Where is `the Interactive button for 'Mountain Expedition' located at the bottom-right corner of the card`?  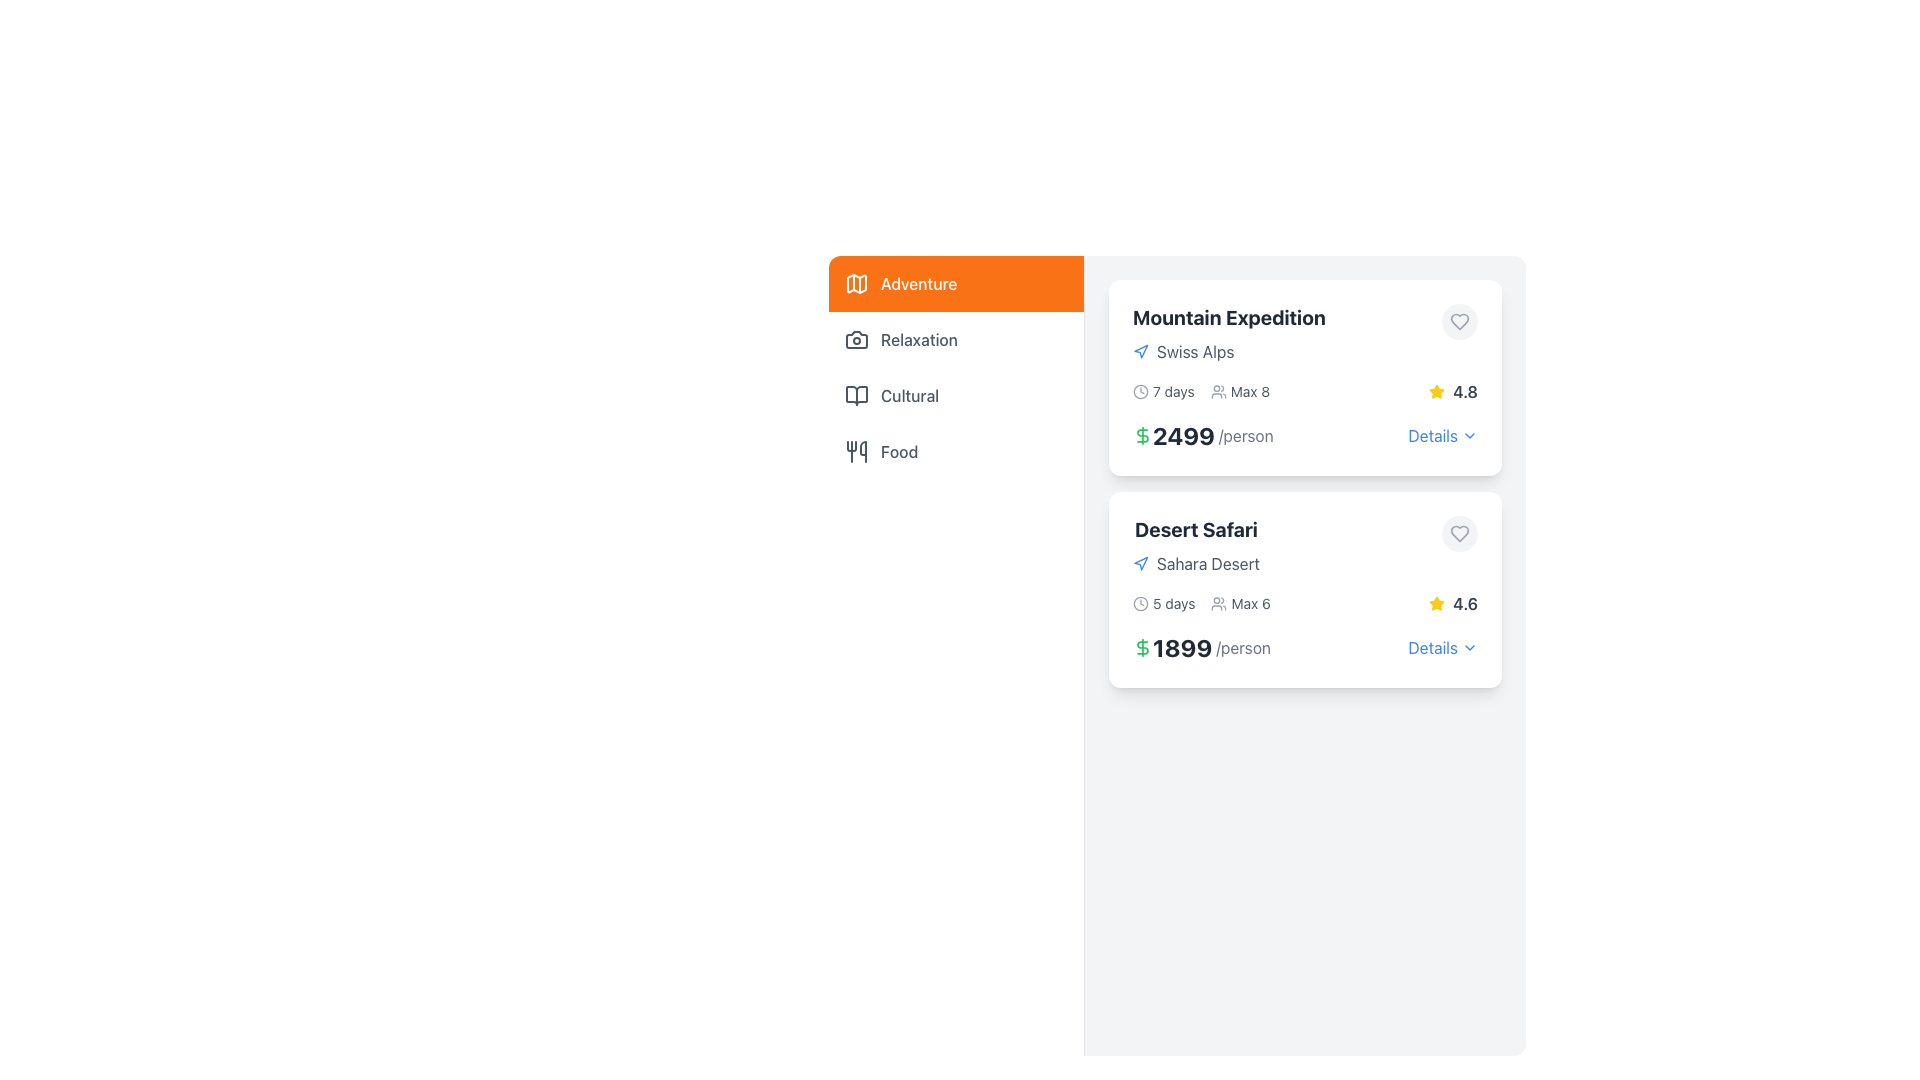 the Interactive button for 'Mountain Expedition' located at the bottom-right corner of the card is located at coordinates (1443, 434).